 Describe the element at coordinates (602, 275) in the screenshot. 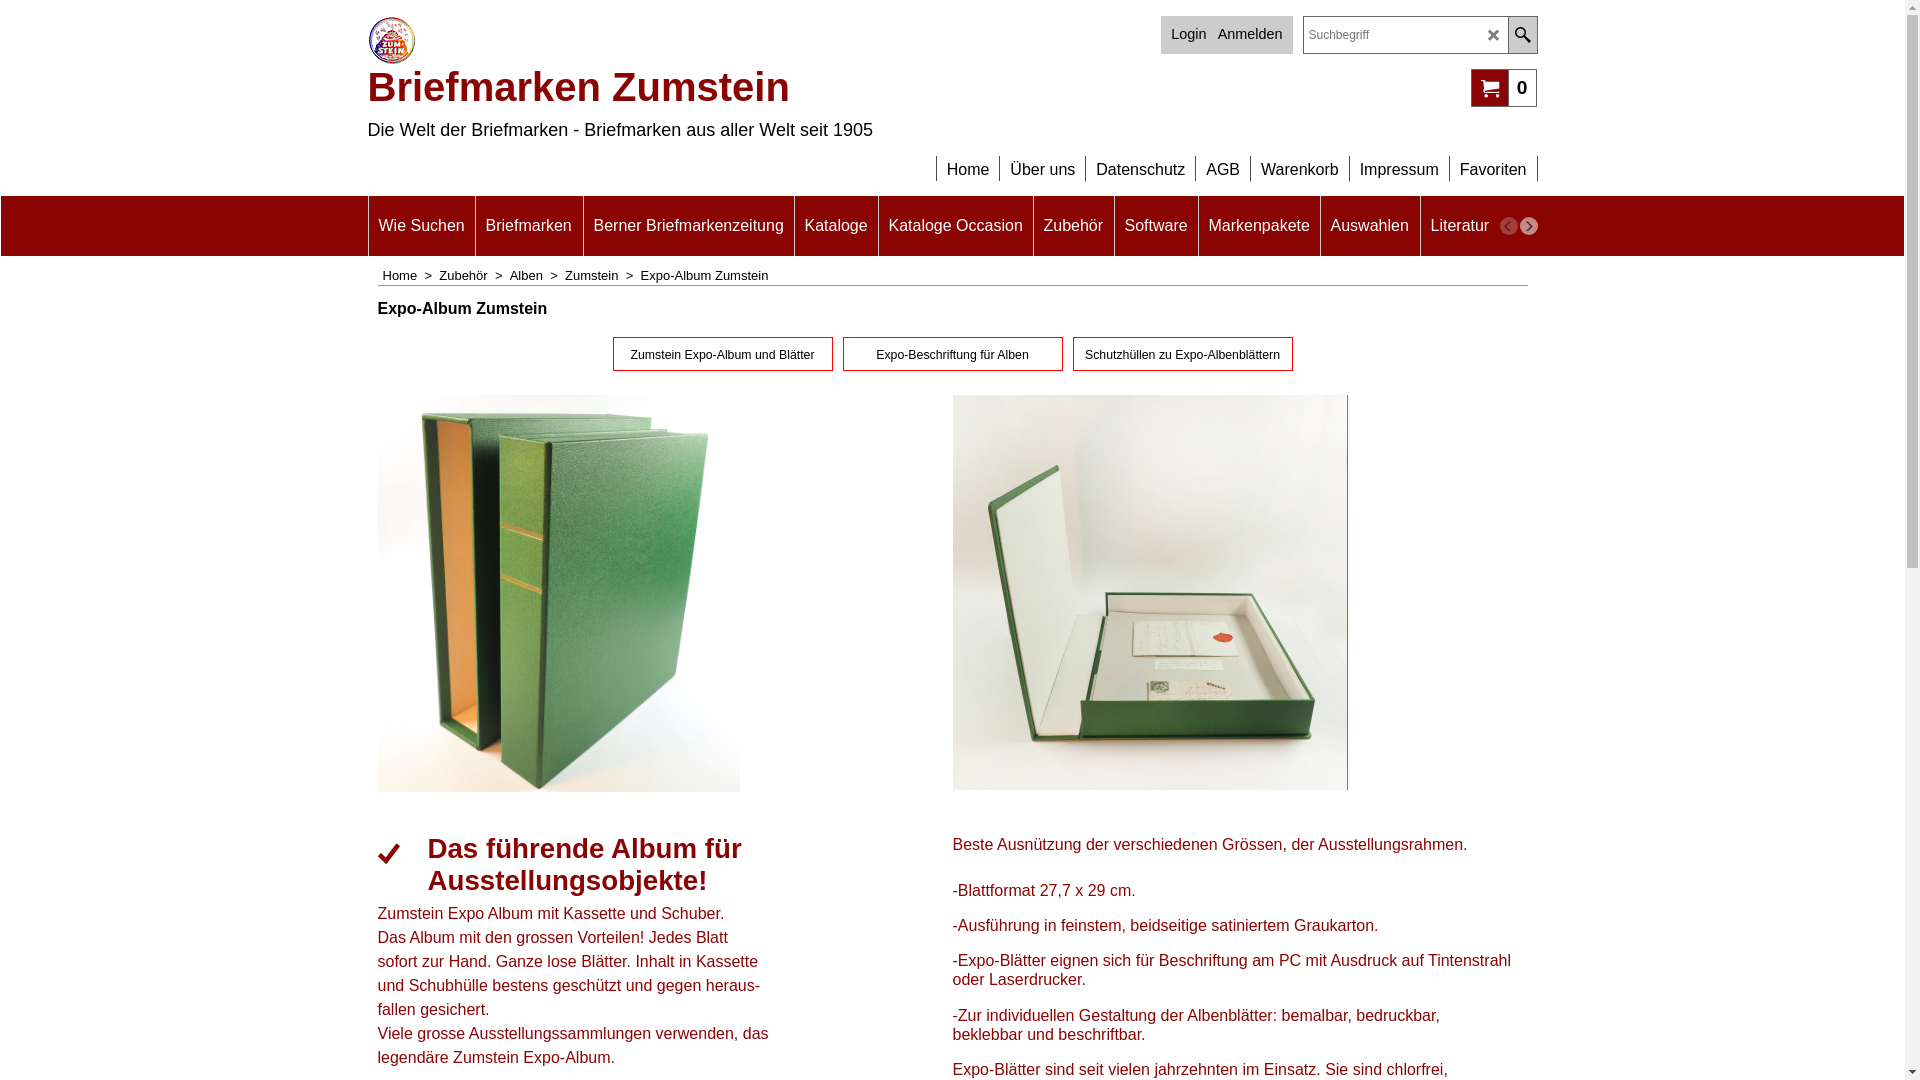

I see `'Zumstein  > '` at that location.